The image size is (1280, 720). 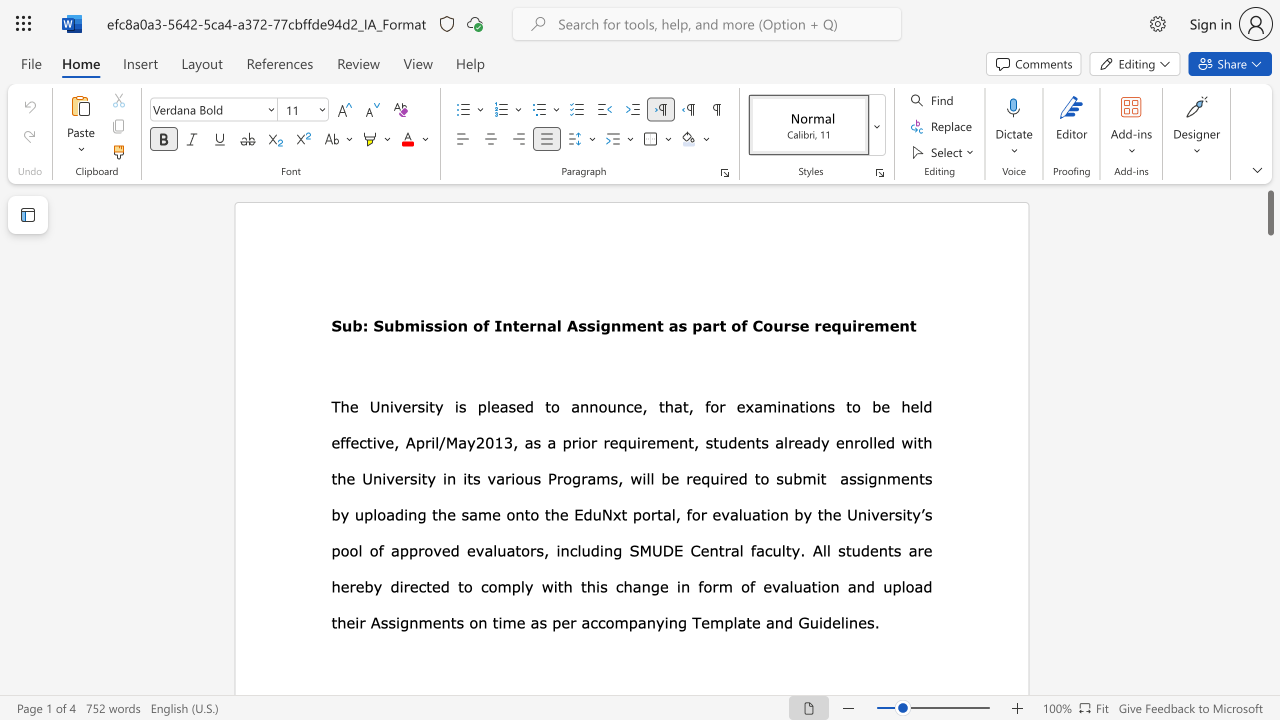 What do you see at coordinates (1269, 212) in the screenshot?
I see `the scrollbar and move down 1500 pixels` at bounding box center [1269, 212].